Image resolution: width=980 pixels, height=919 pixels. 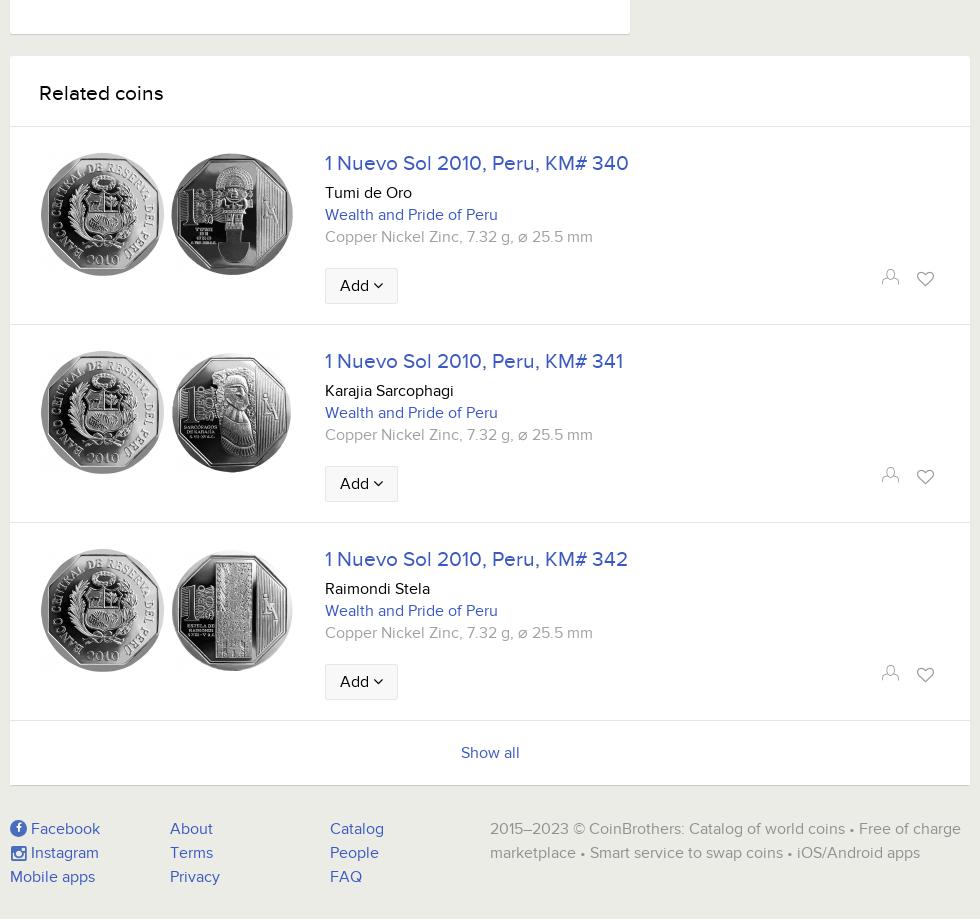 What do you see at coordinates (583, 360) in the screenshot?
I see `'KM# 341'` at bounding box center [583, 360].